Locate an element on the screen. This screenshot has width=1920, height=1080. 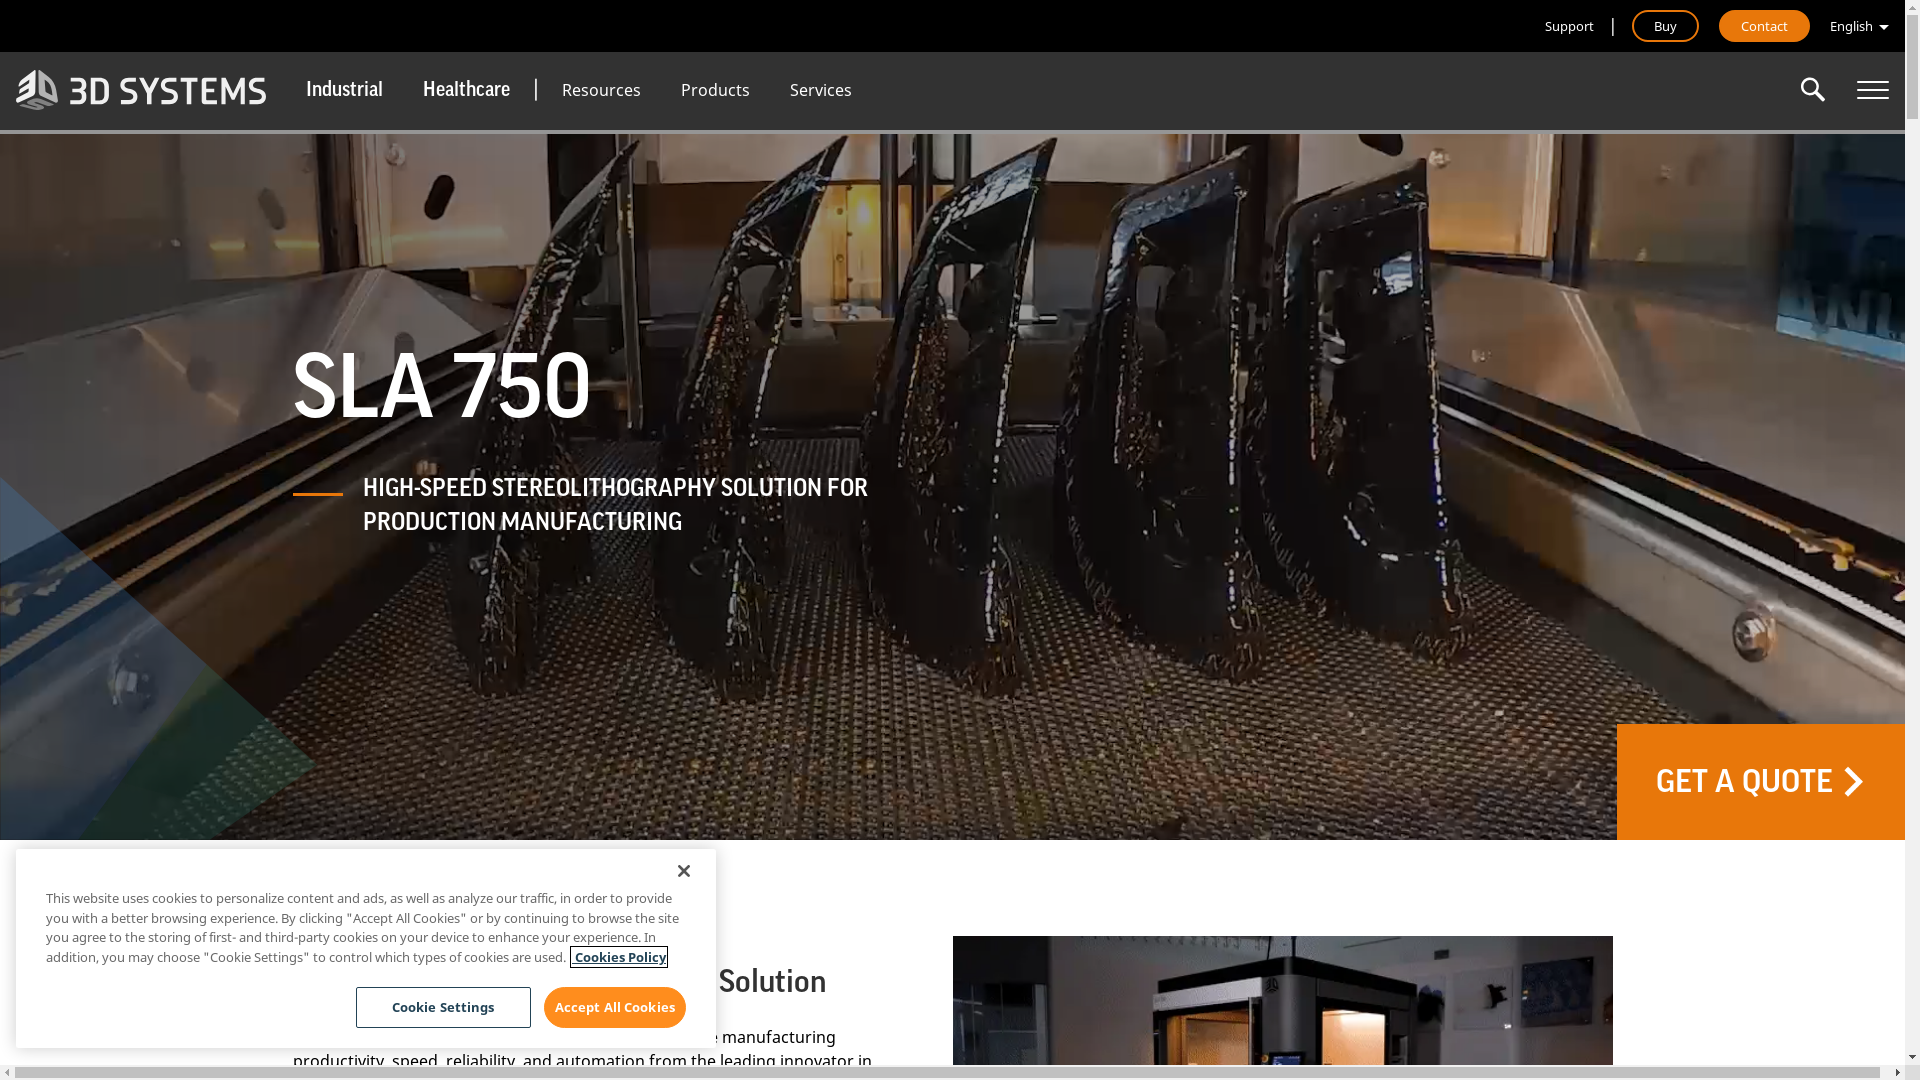
'Skip to main content' is located at coordinates (0, 0).